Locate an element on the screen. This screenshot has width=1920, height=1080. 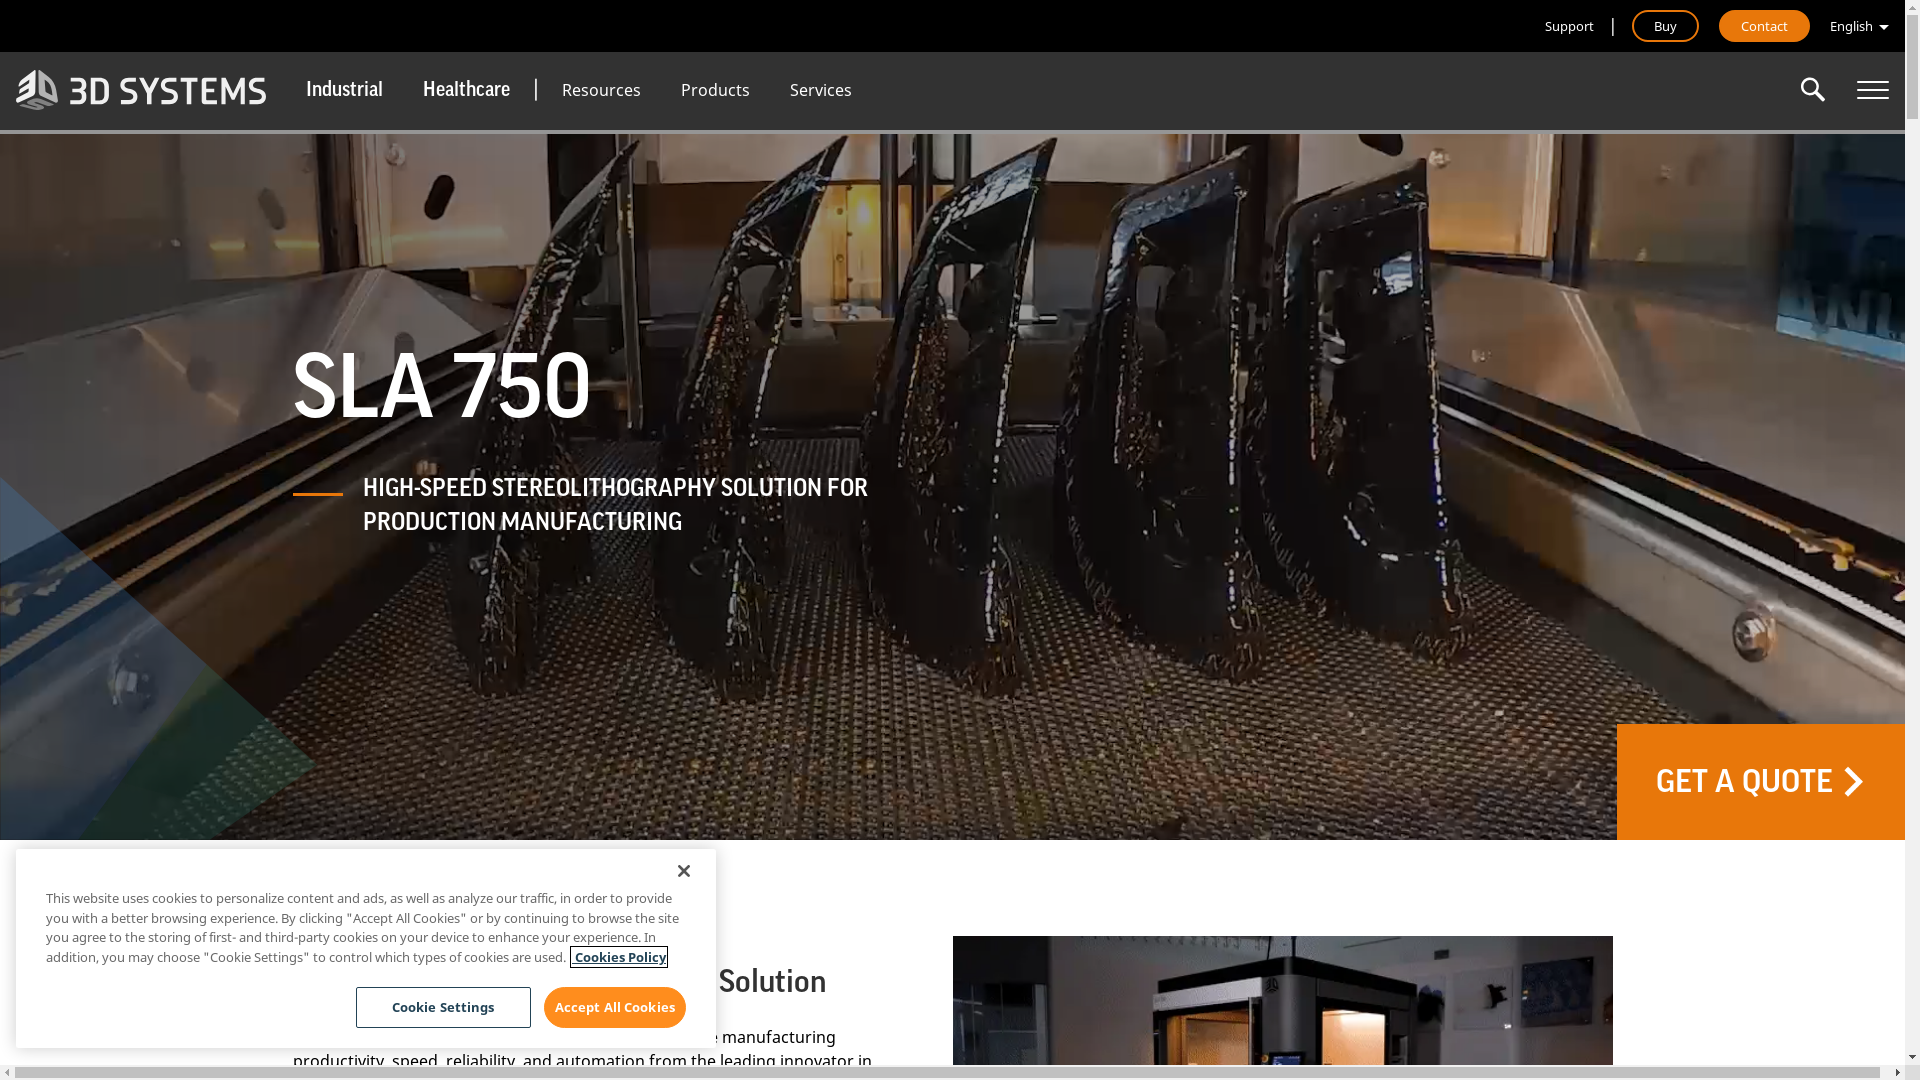
'Skip to main content' is located at coordinates (0, 0).